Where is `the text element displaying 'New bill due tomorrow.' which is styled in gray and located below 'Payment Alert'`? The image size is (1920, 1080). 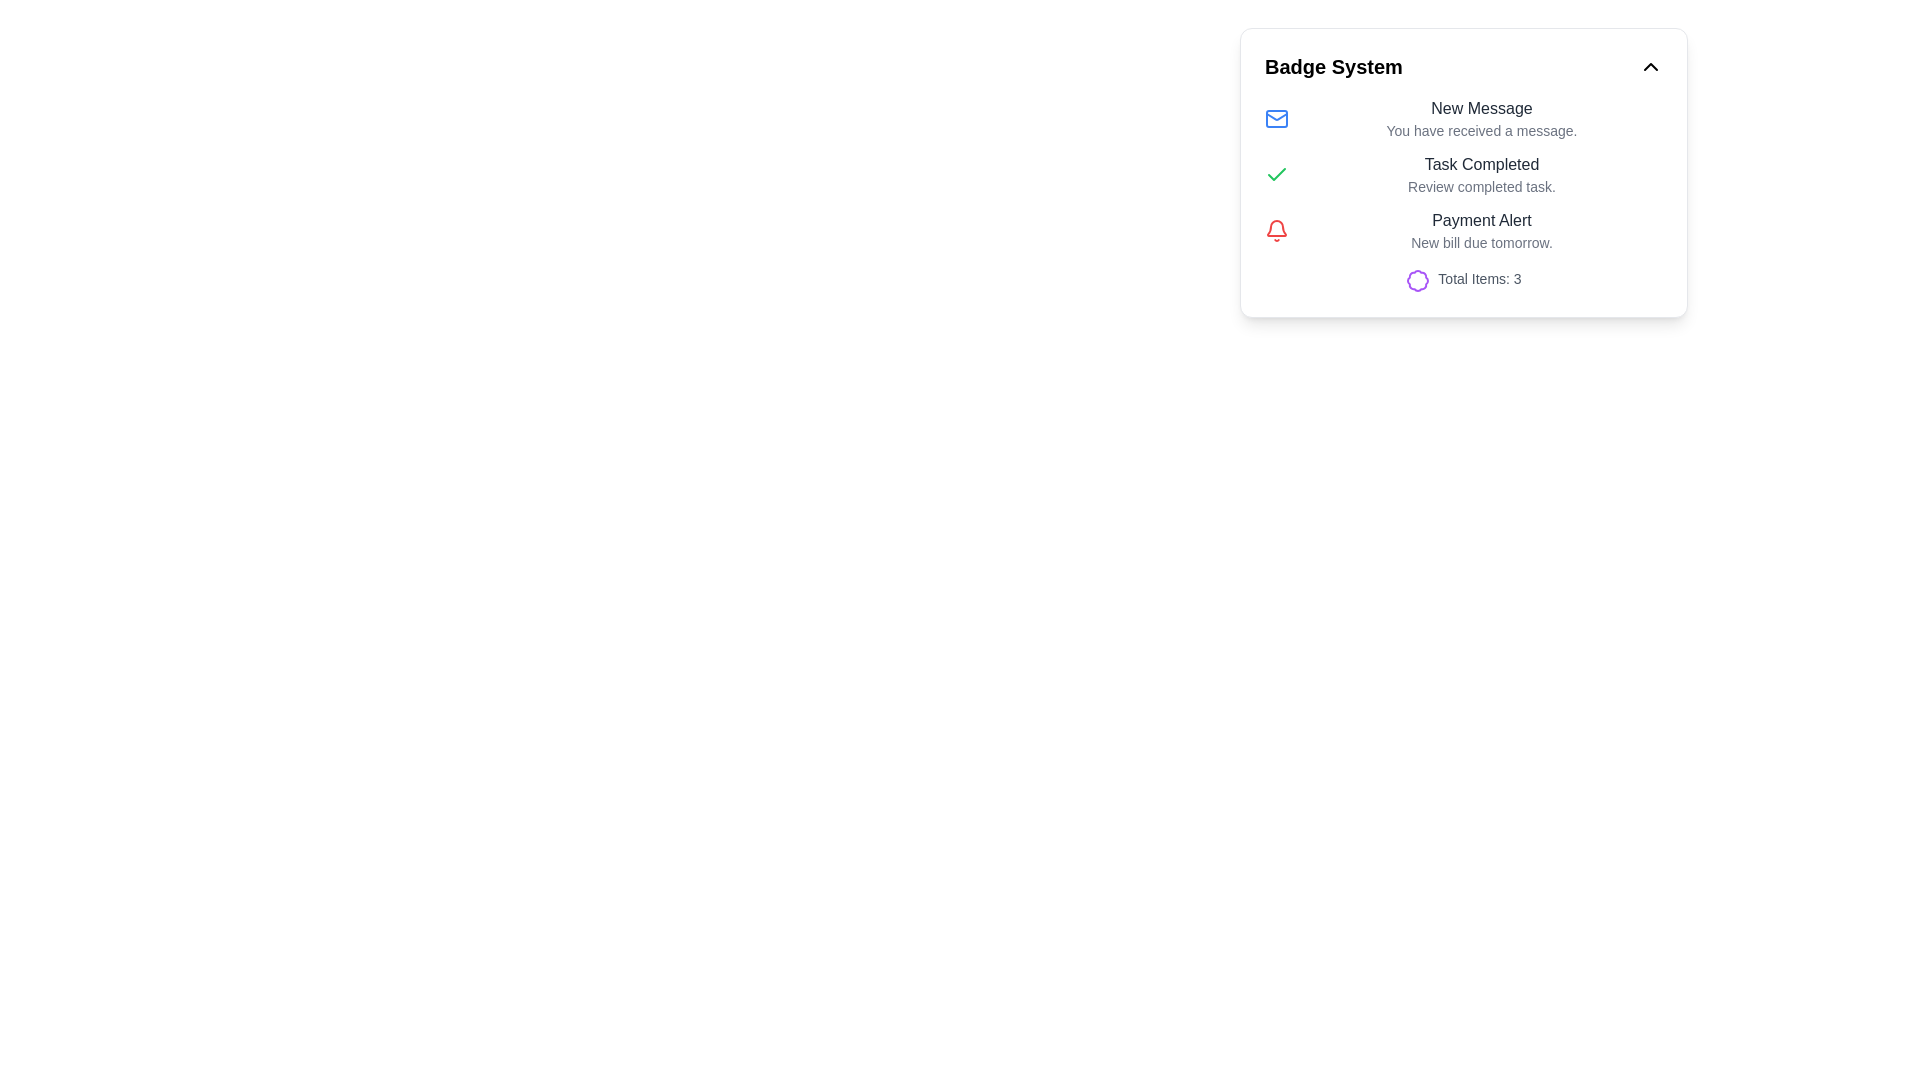
the text element displaying 'New bill due tomorrow.' which is styled in gray and located below 'Payment Alert' is located at coordinates (1482, 242).